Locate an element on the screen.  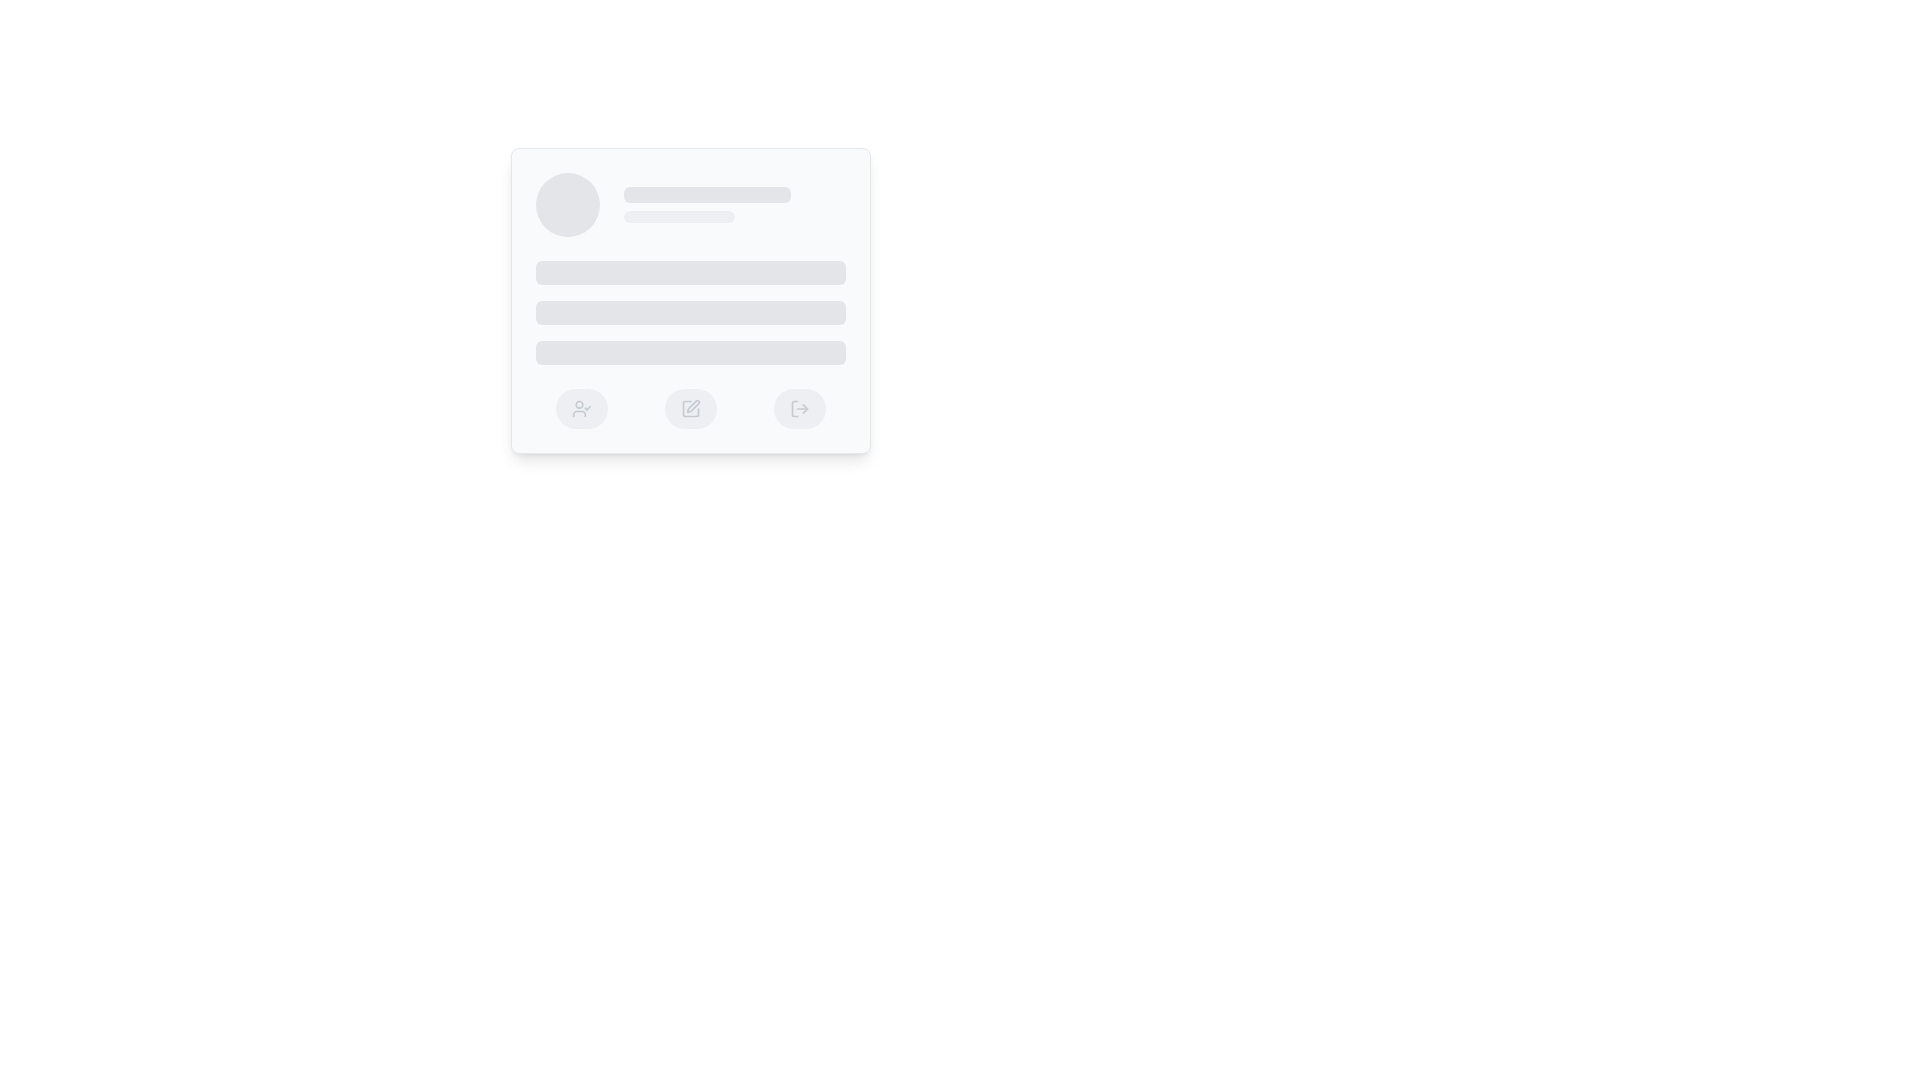
the middle icon in the group of three adjacent icons is located at coordinates (691, 407).